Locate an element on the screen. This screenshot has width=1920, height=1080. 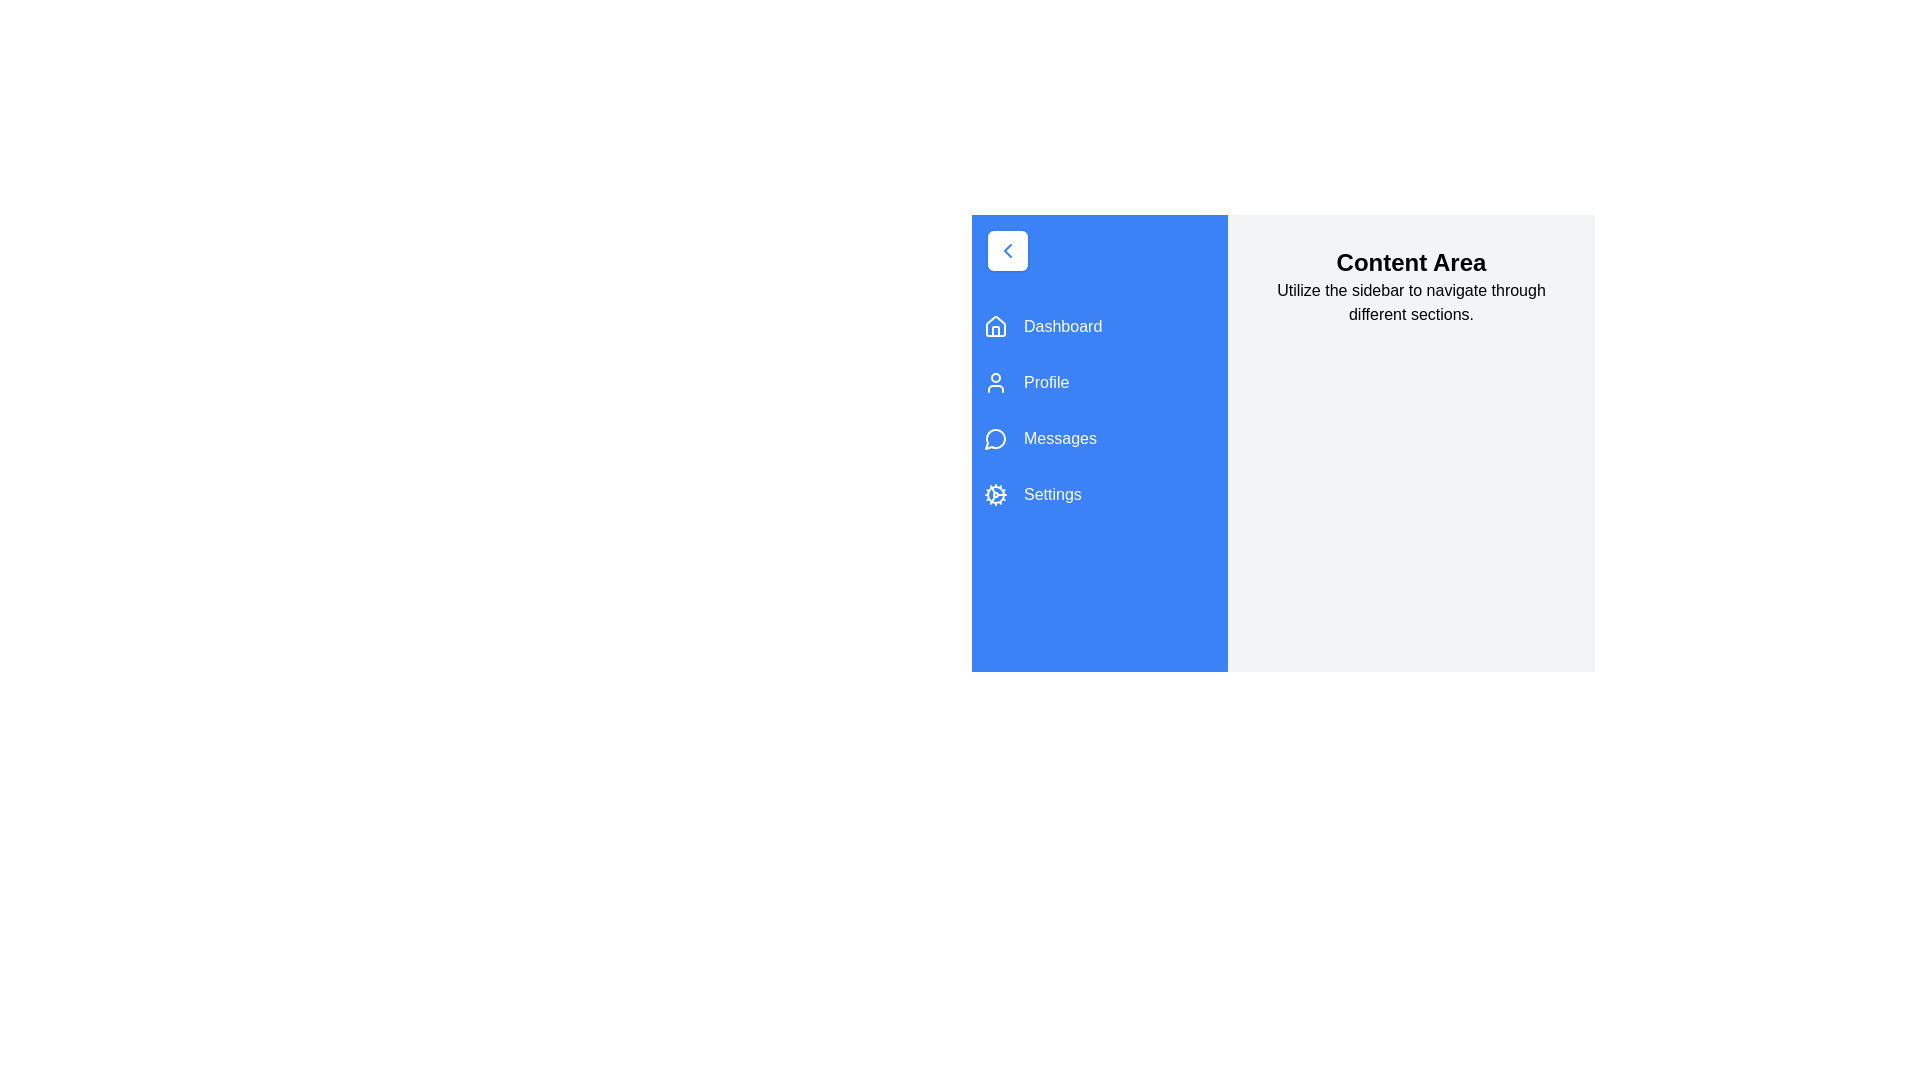
the menu item labeled Dashboard is located at coordinates (1098, 326).